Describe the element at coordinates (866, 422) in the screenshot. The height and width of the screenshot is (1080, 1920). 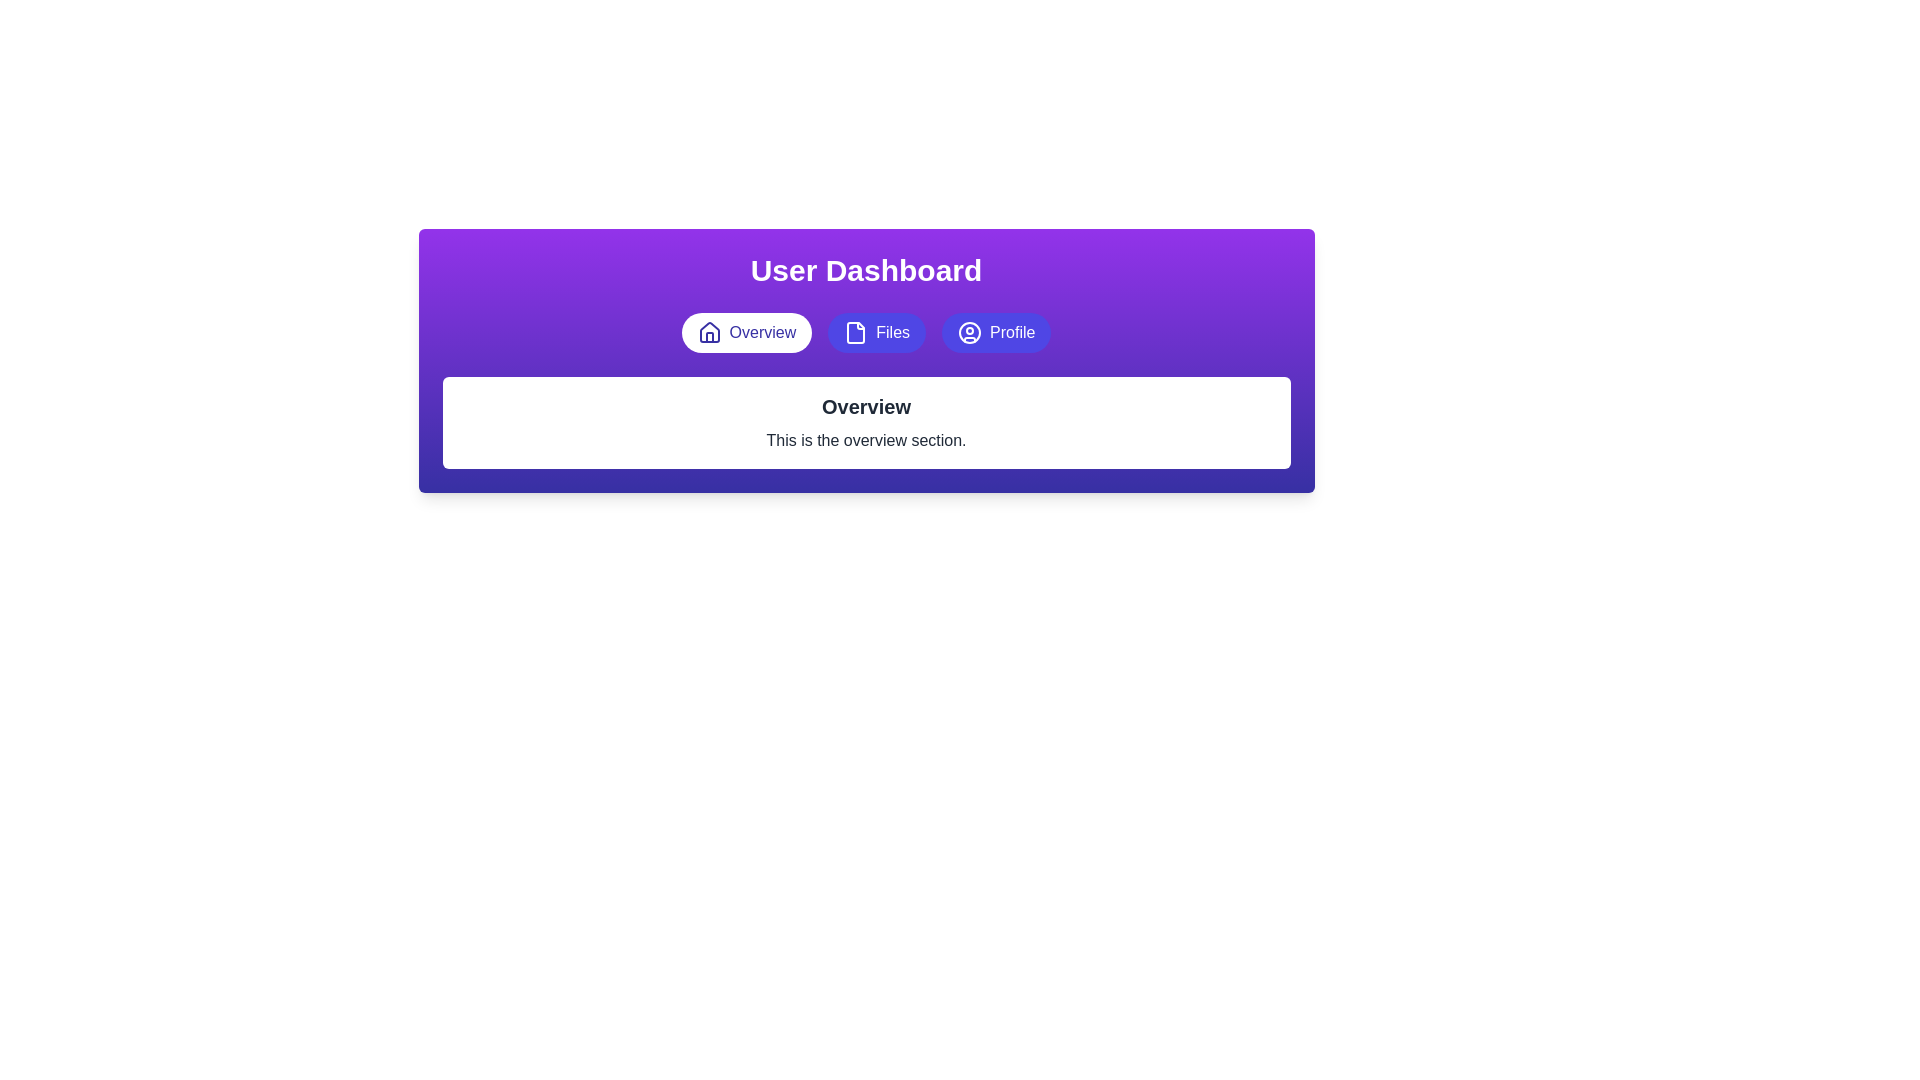
I see `information displayed in the 'Overview' text display section, which contains the title 'Overview' and the description 'This is the overview section.'` at that location.